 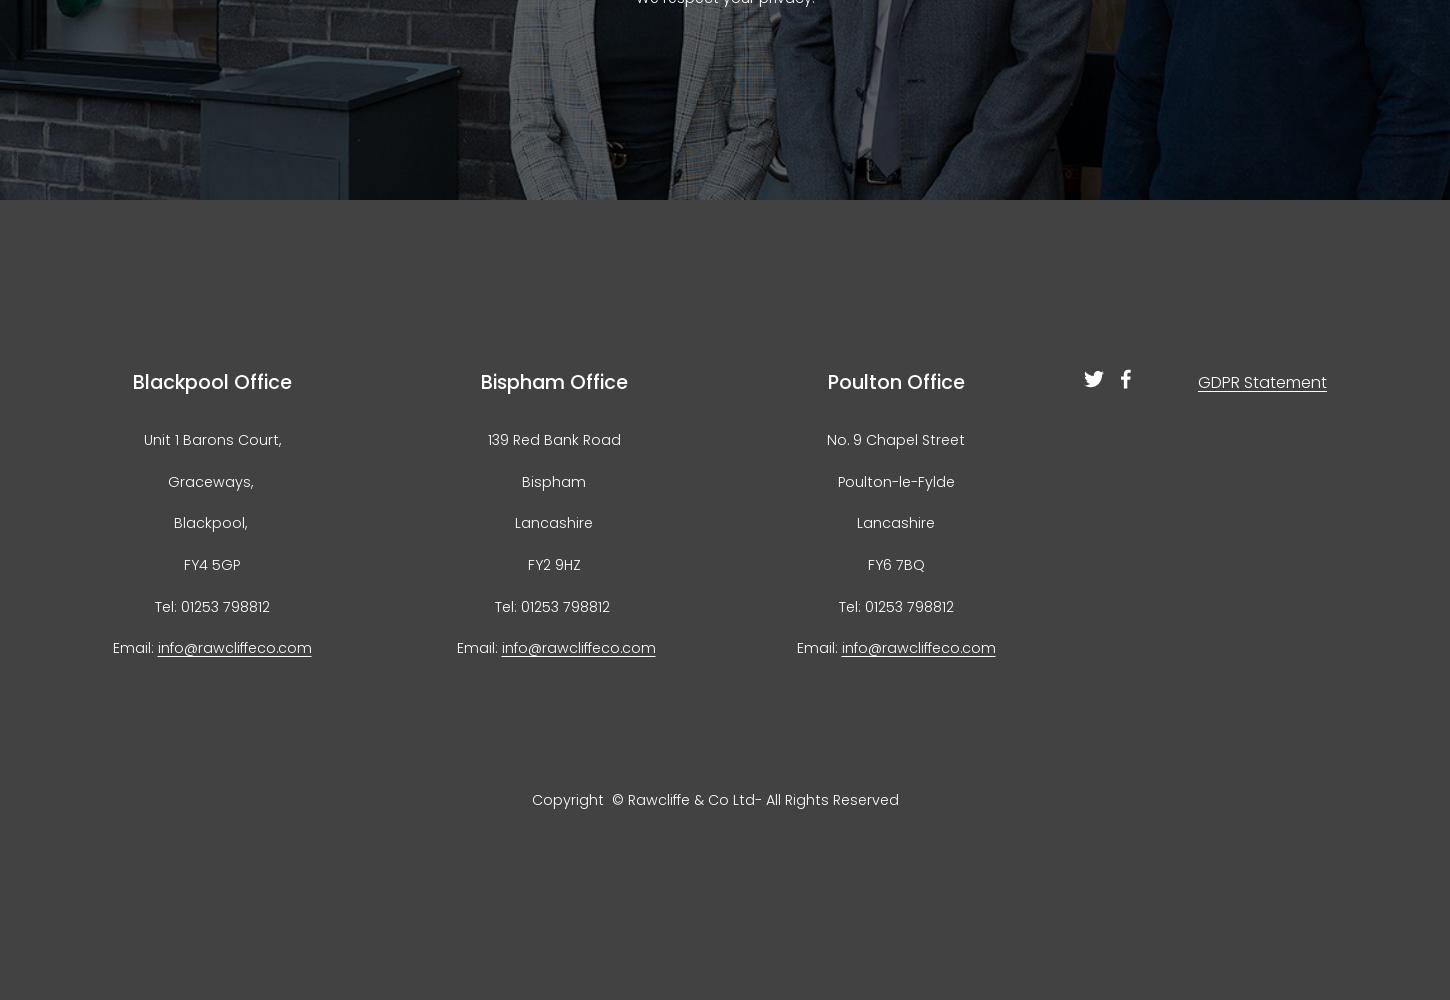 I want to click on 'GDPR Statement', so click(x=1261, y=381).